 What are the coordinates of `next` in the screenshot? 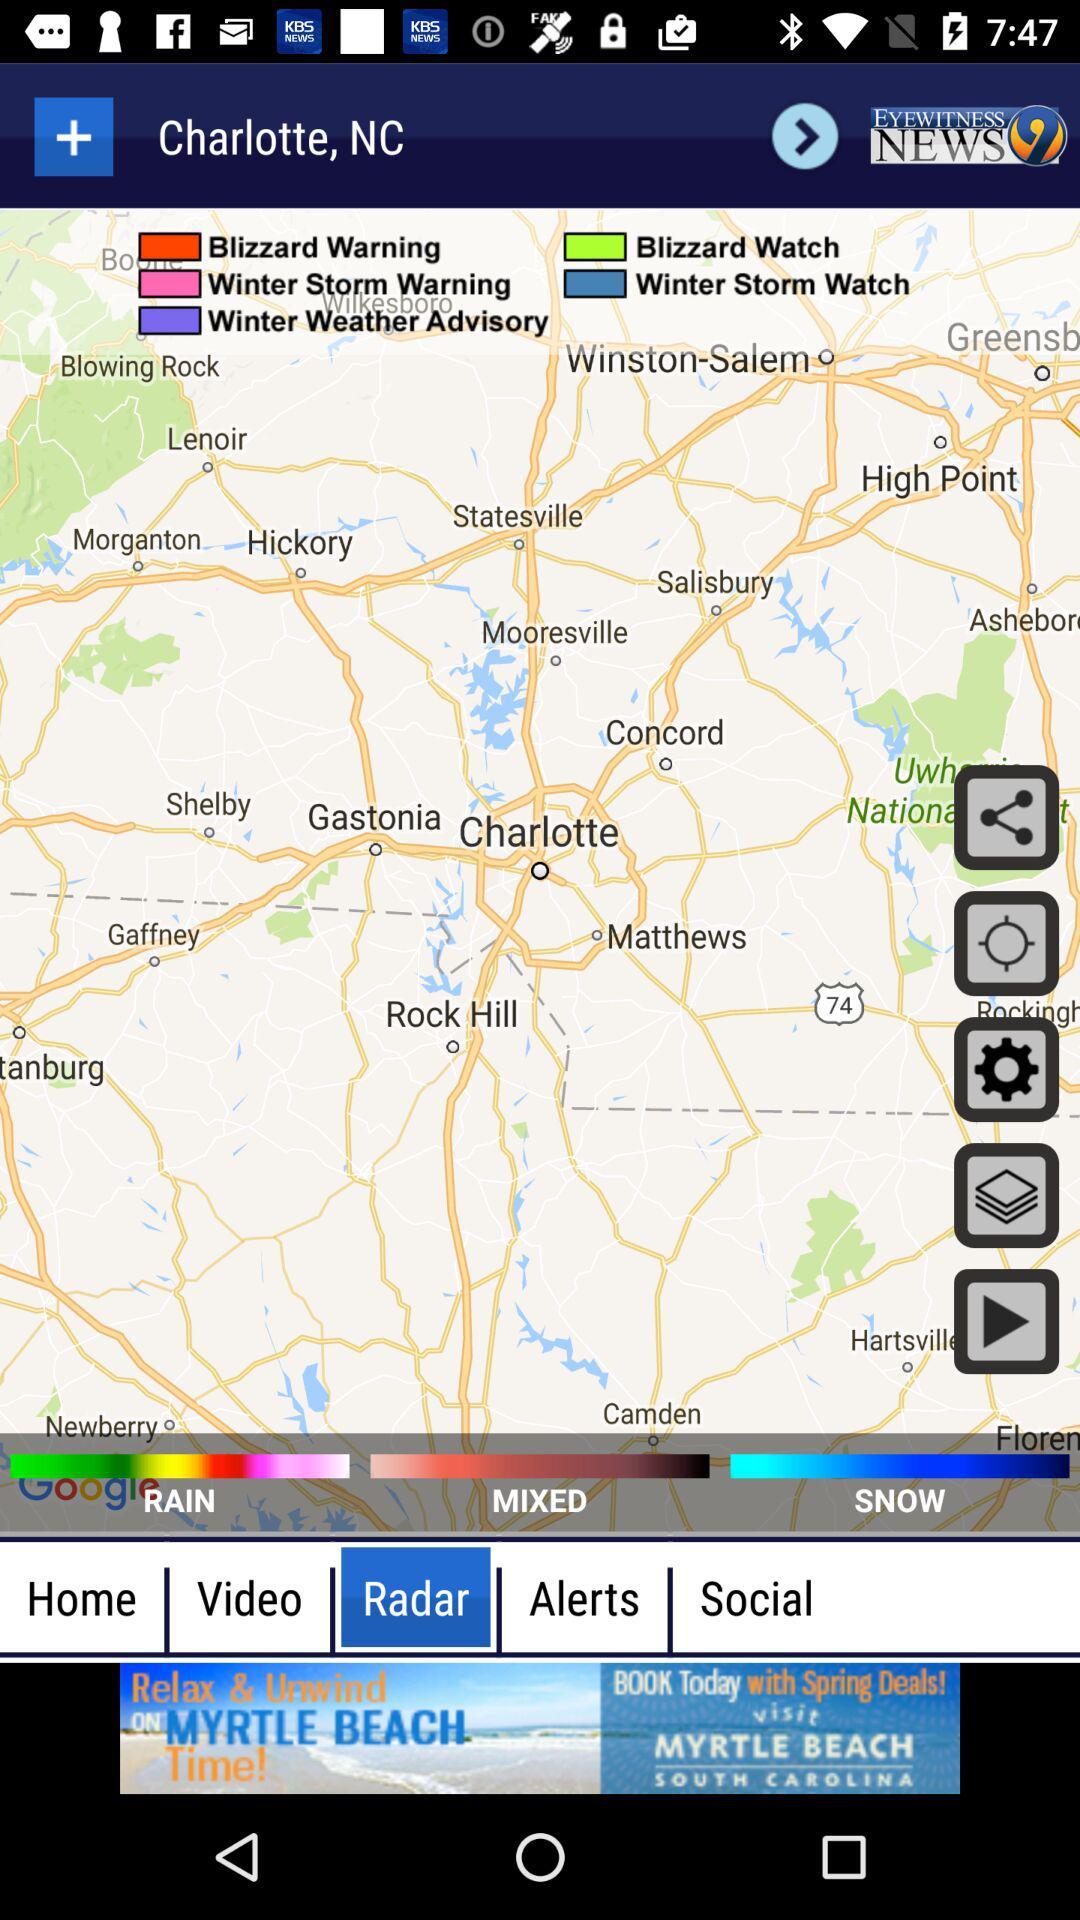 It's located at (804, 135).